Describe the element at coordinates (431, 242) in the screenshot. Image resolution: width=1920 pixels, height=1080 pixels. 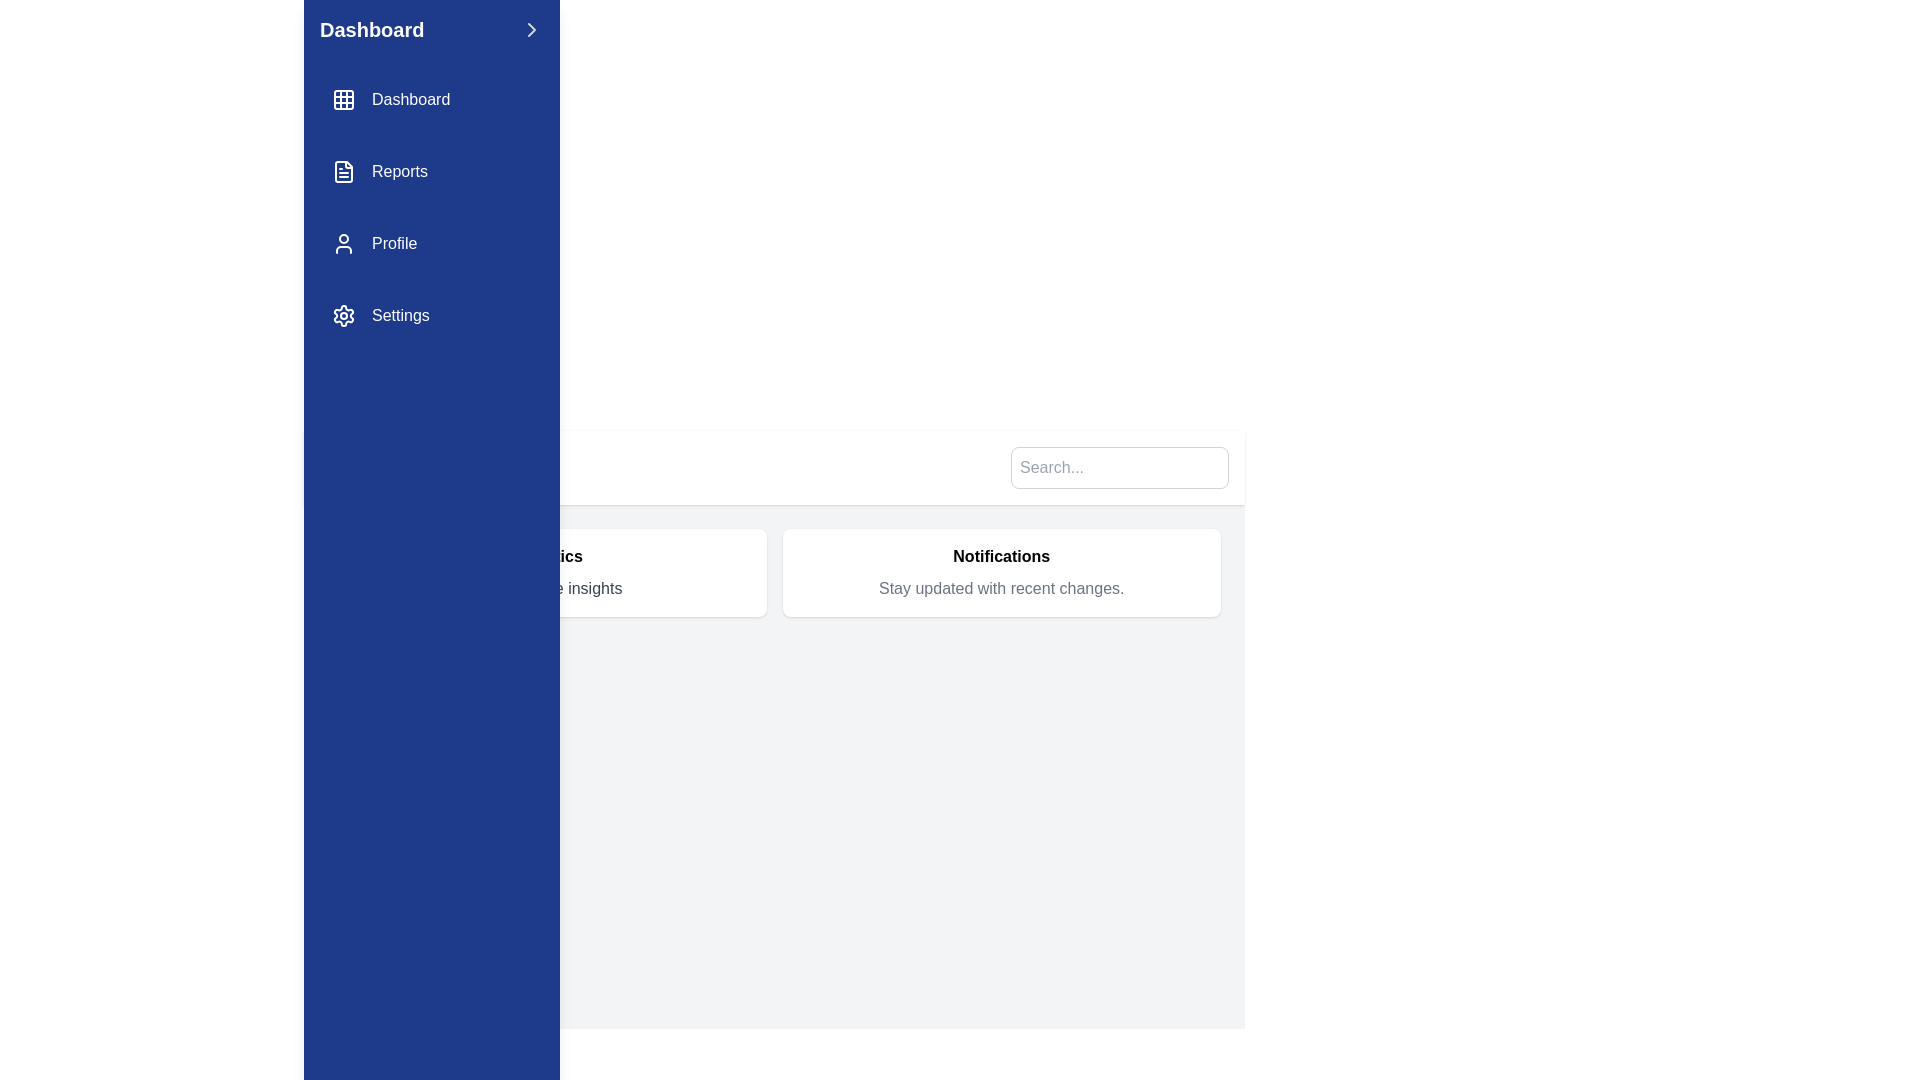
I see `the user profile button in the vertical navigation menu` at that location.